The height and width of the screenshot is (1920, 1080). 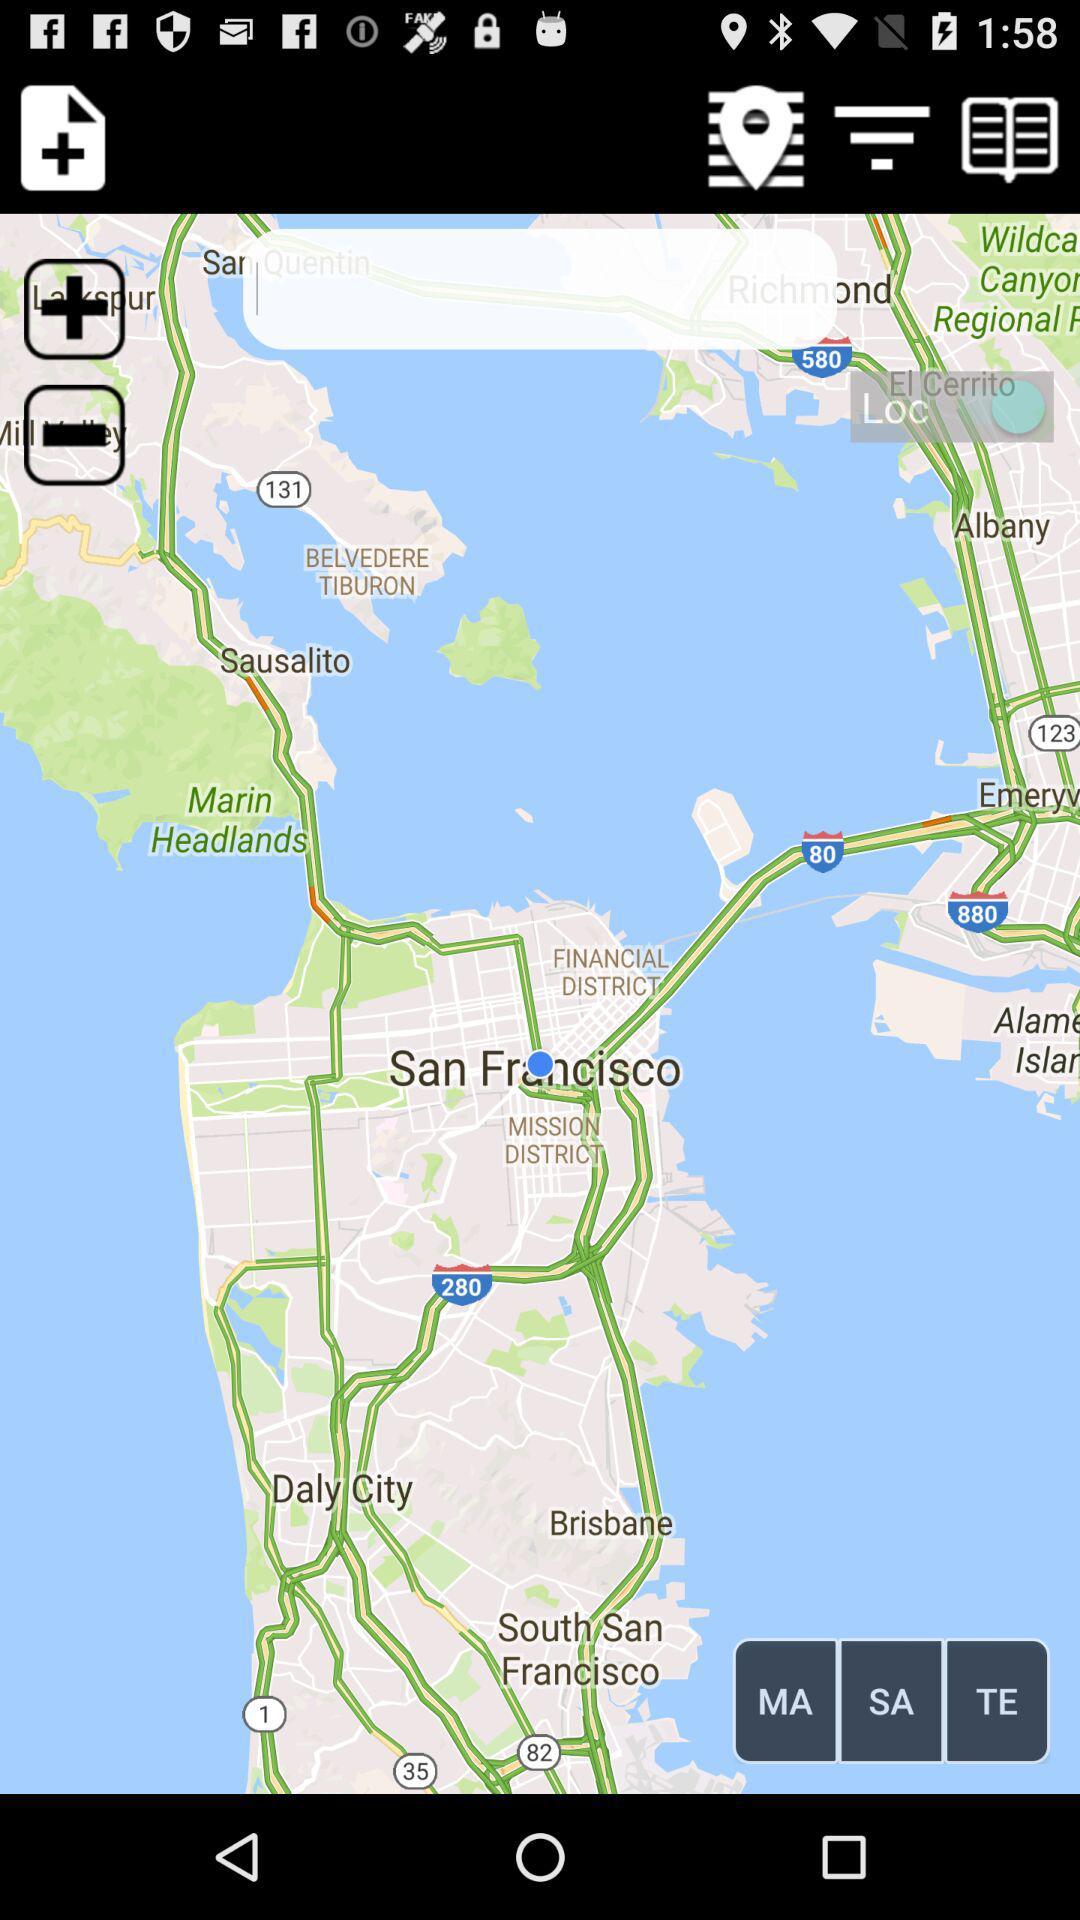 What do you see at coordinates (86, 446) in the screenshot?
I see `the icon to the left of  loc` at bounding box center [86, 446].